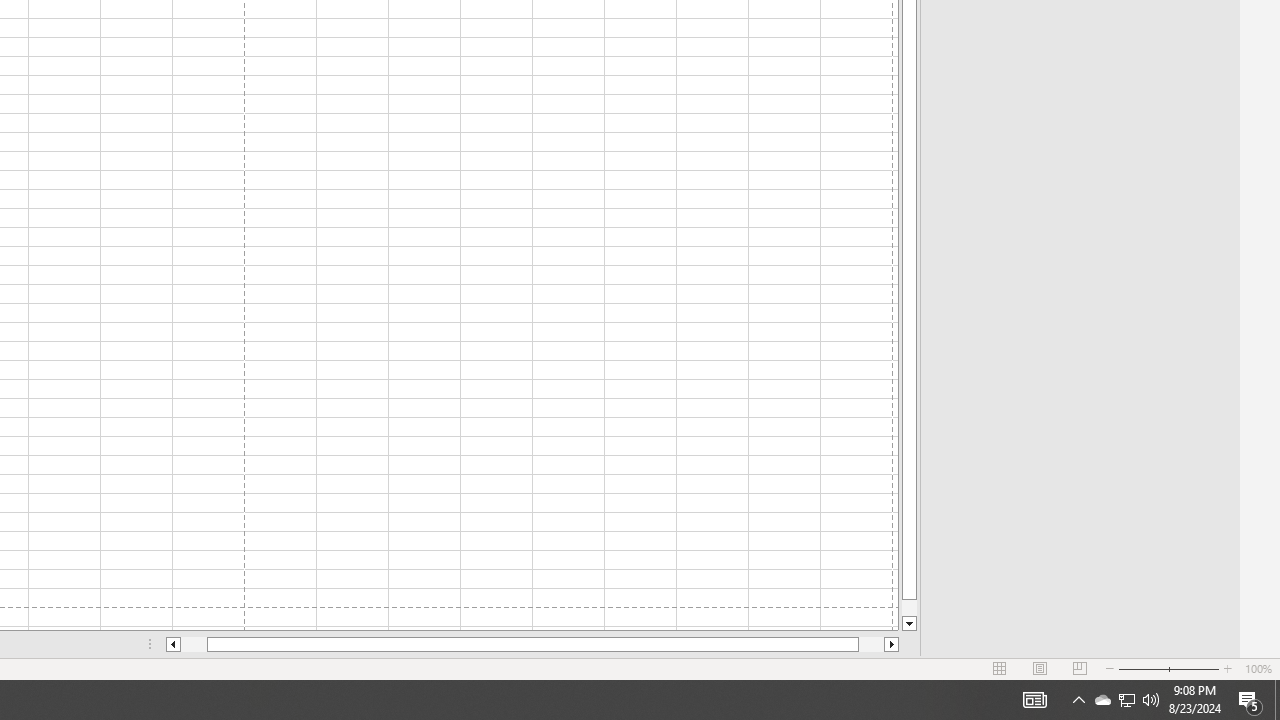 Image resolution: width=1280 pixels, height=720 pixels. I want to click on 'Page Break Preview', so click(1078, 669).